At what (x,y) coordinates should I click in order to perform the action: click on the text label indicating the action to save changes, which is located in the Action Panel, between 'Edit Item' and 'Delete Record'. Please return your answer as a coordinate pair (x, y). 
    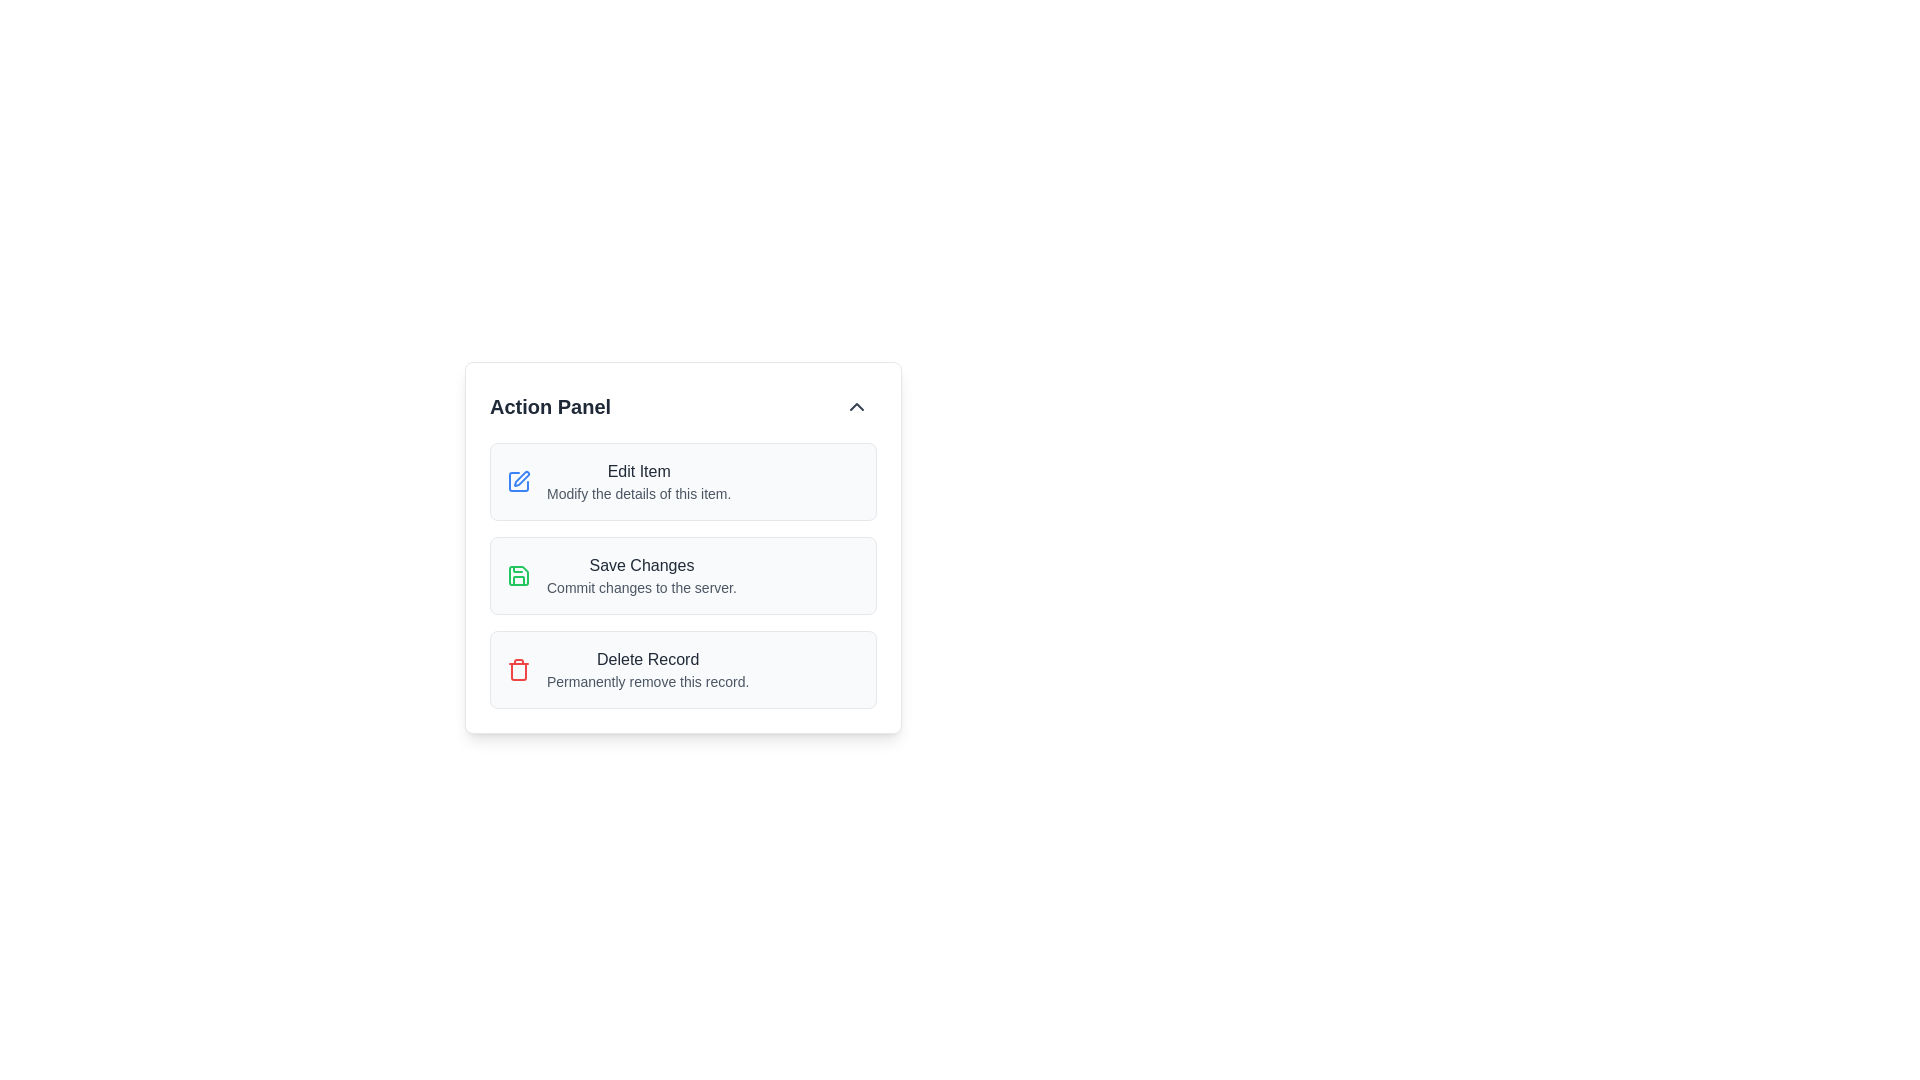
    Looking at the image, I should click on (641, 566).